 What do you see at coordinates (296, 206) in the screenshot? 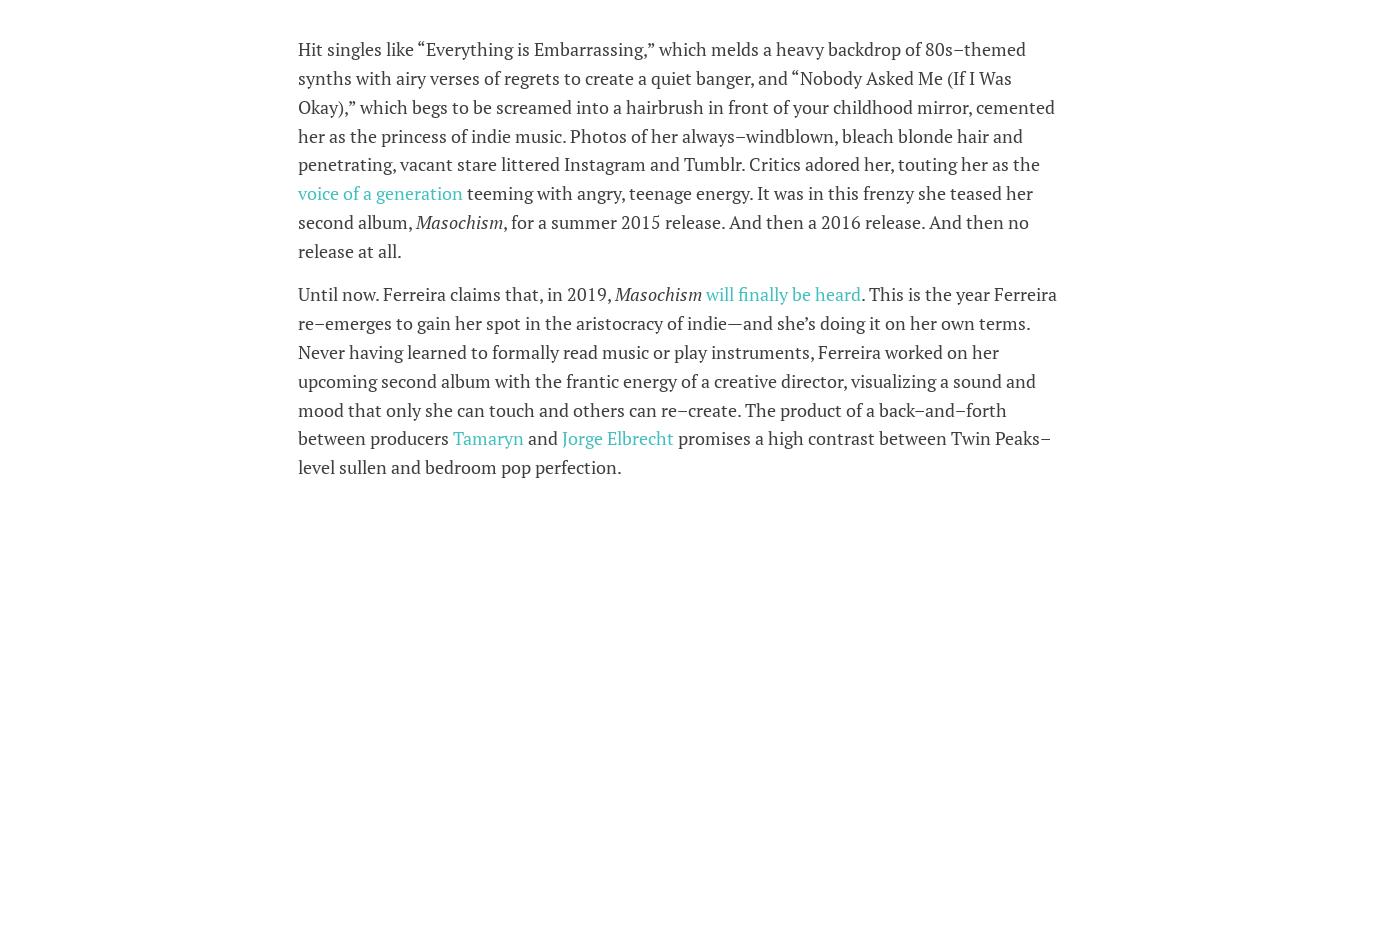
I see `'teeming with angry, teenage energy. It was in this frenzy she teased her second album,'` at bounding box center [296, 206].